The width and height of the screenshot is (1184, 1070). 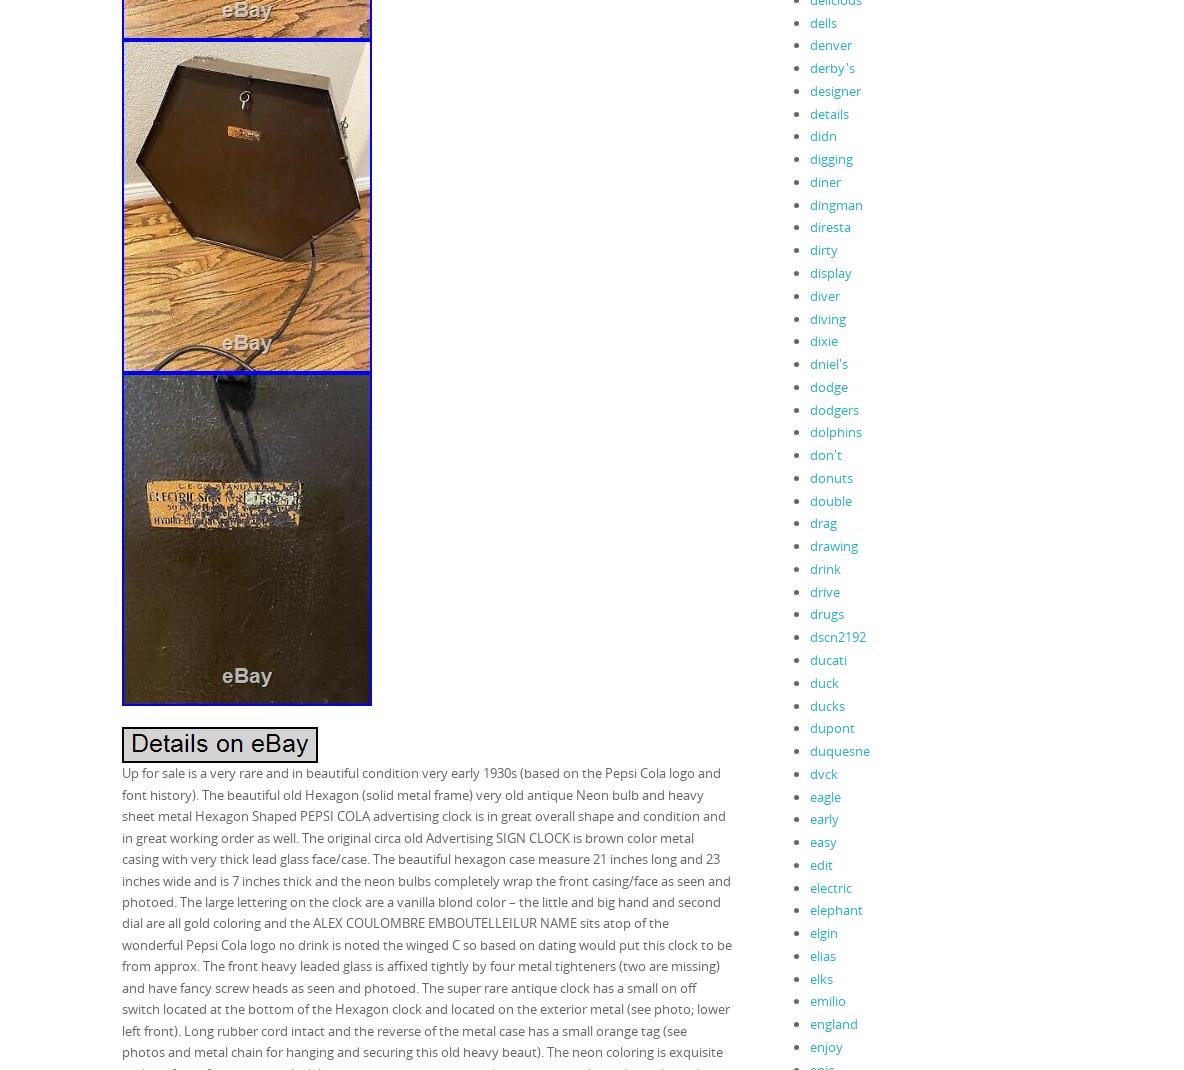 What do you see at coordinates (824, 180) in the screenshot?
I see `'diner'` at bounding box center [824, 180].